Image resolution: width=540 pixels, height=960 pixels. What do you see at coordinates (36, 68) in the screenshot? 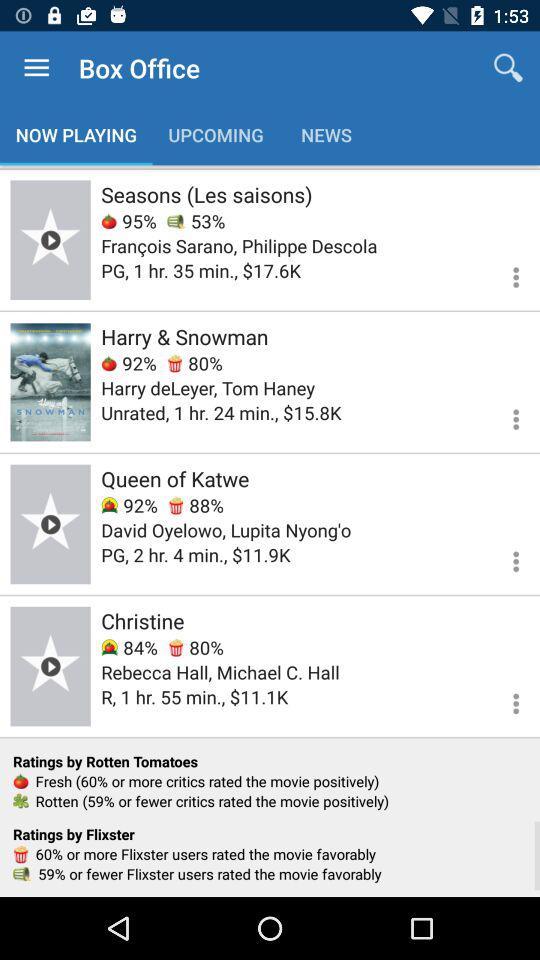
I see `item above now playing item` at bounding box center [36, 68].